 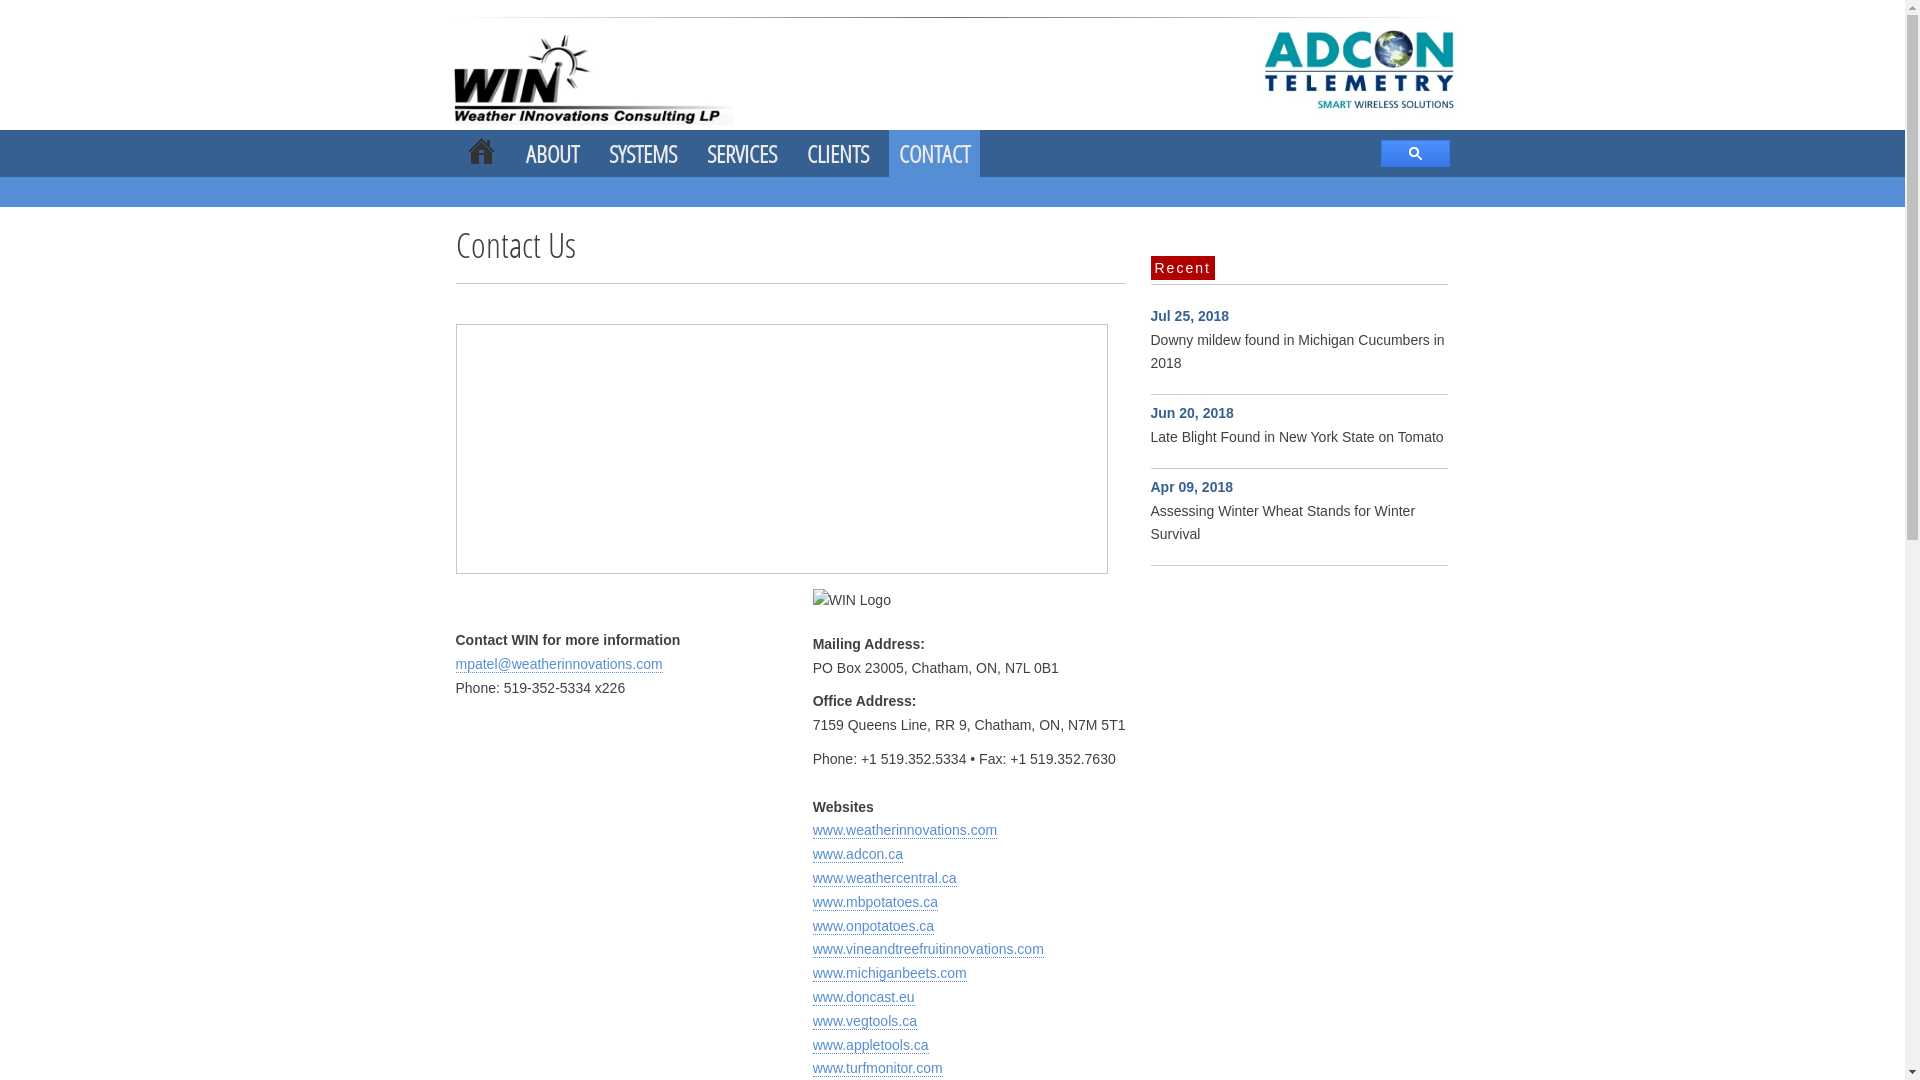 What do you see at coordinates (613, 76) in the screenshot?
I see `'adcon.ca'` at bounding box center [613, 76].